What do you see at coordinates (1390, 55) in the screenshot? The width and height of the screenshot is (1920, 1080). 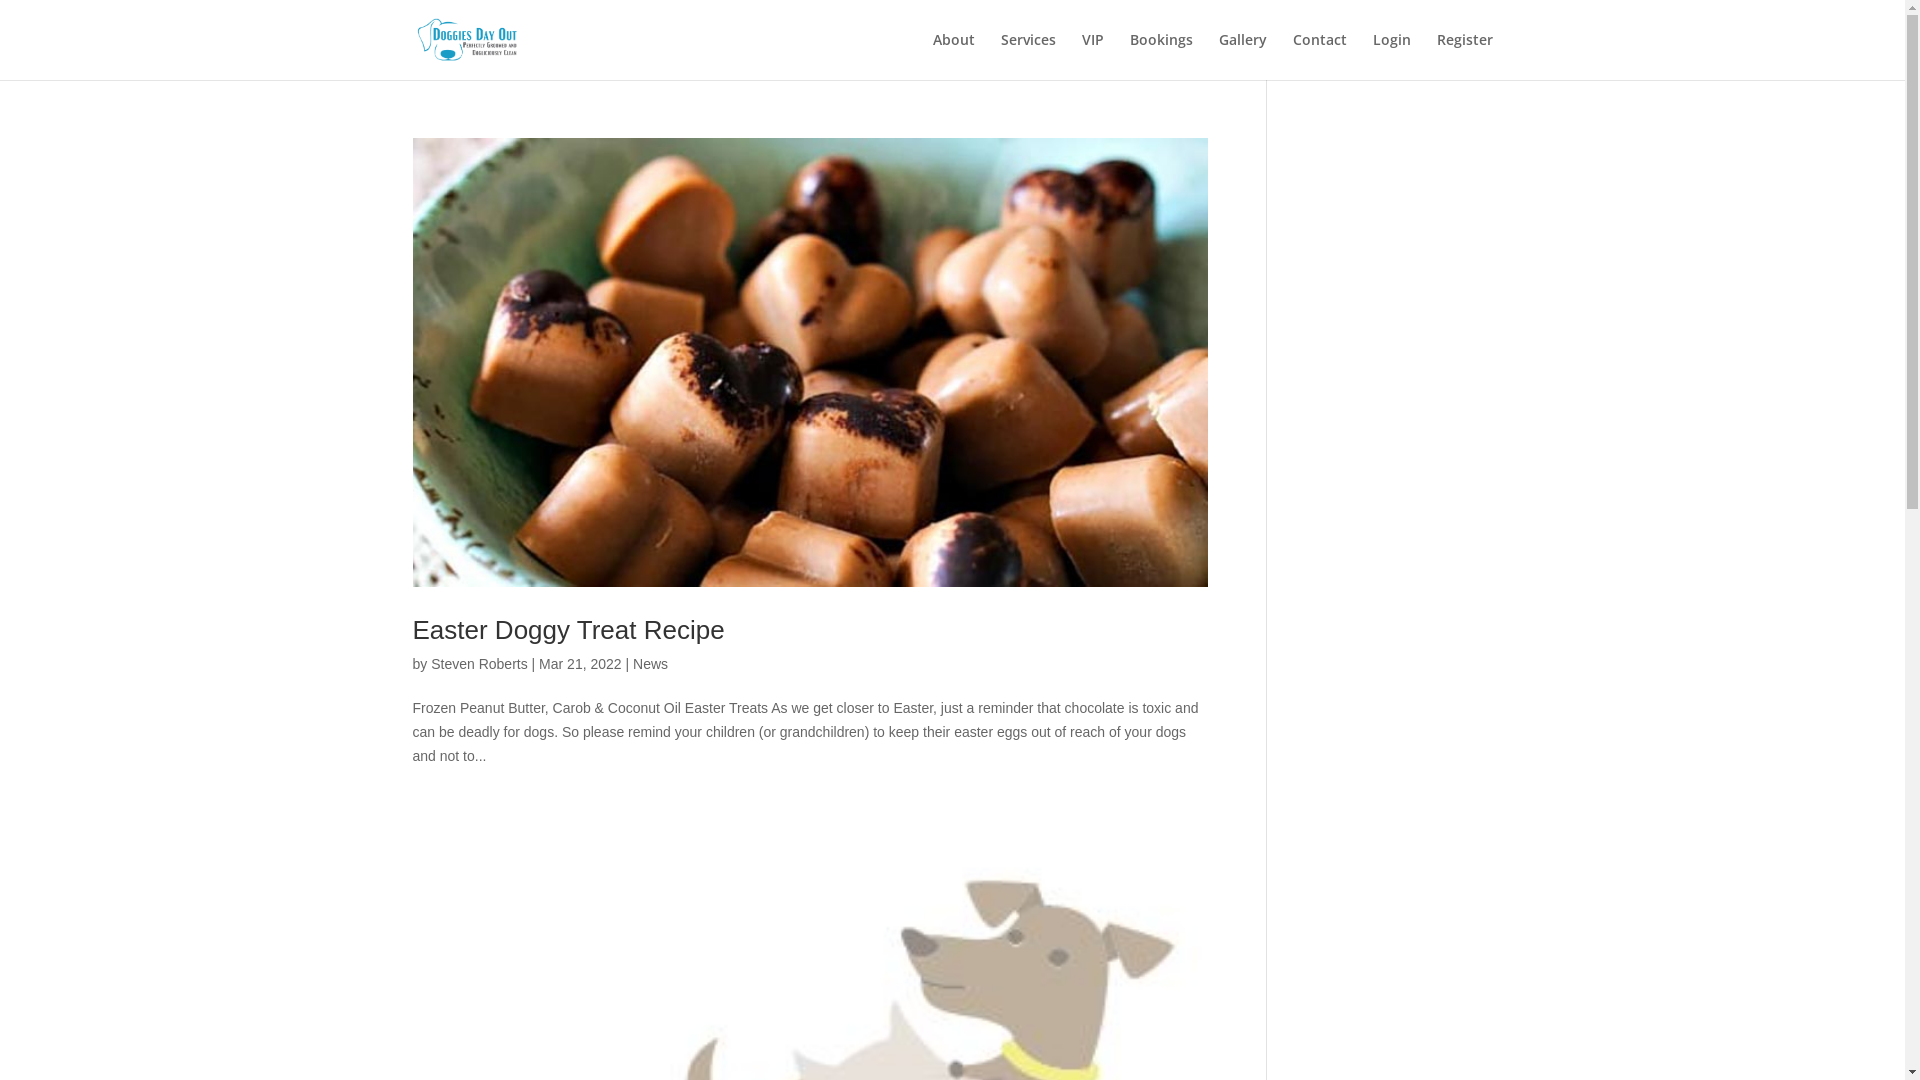 I see `'Login'` at bounding box center [1390, 55].